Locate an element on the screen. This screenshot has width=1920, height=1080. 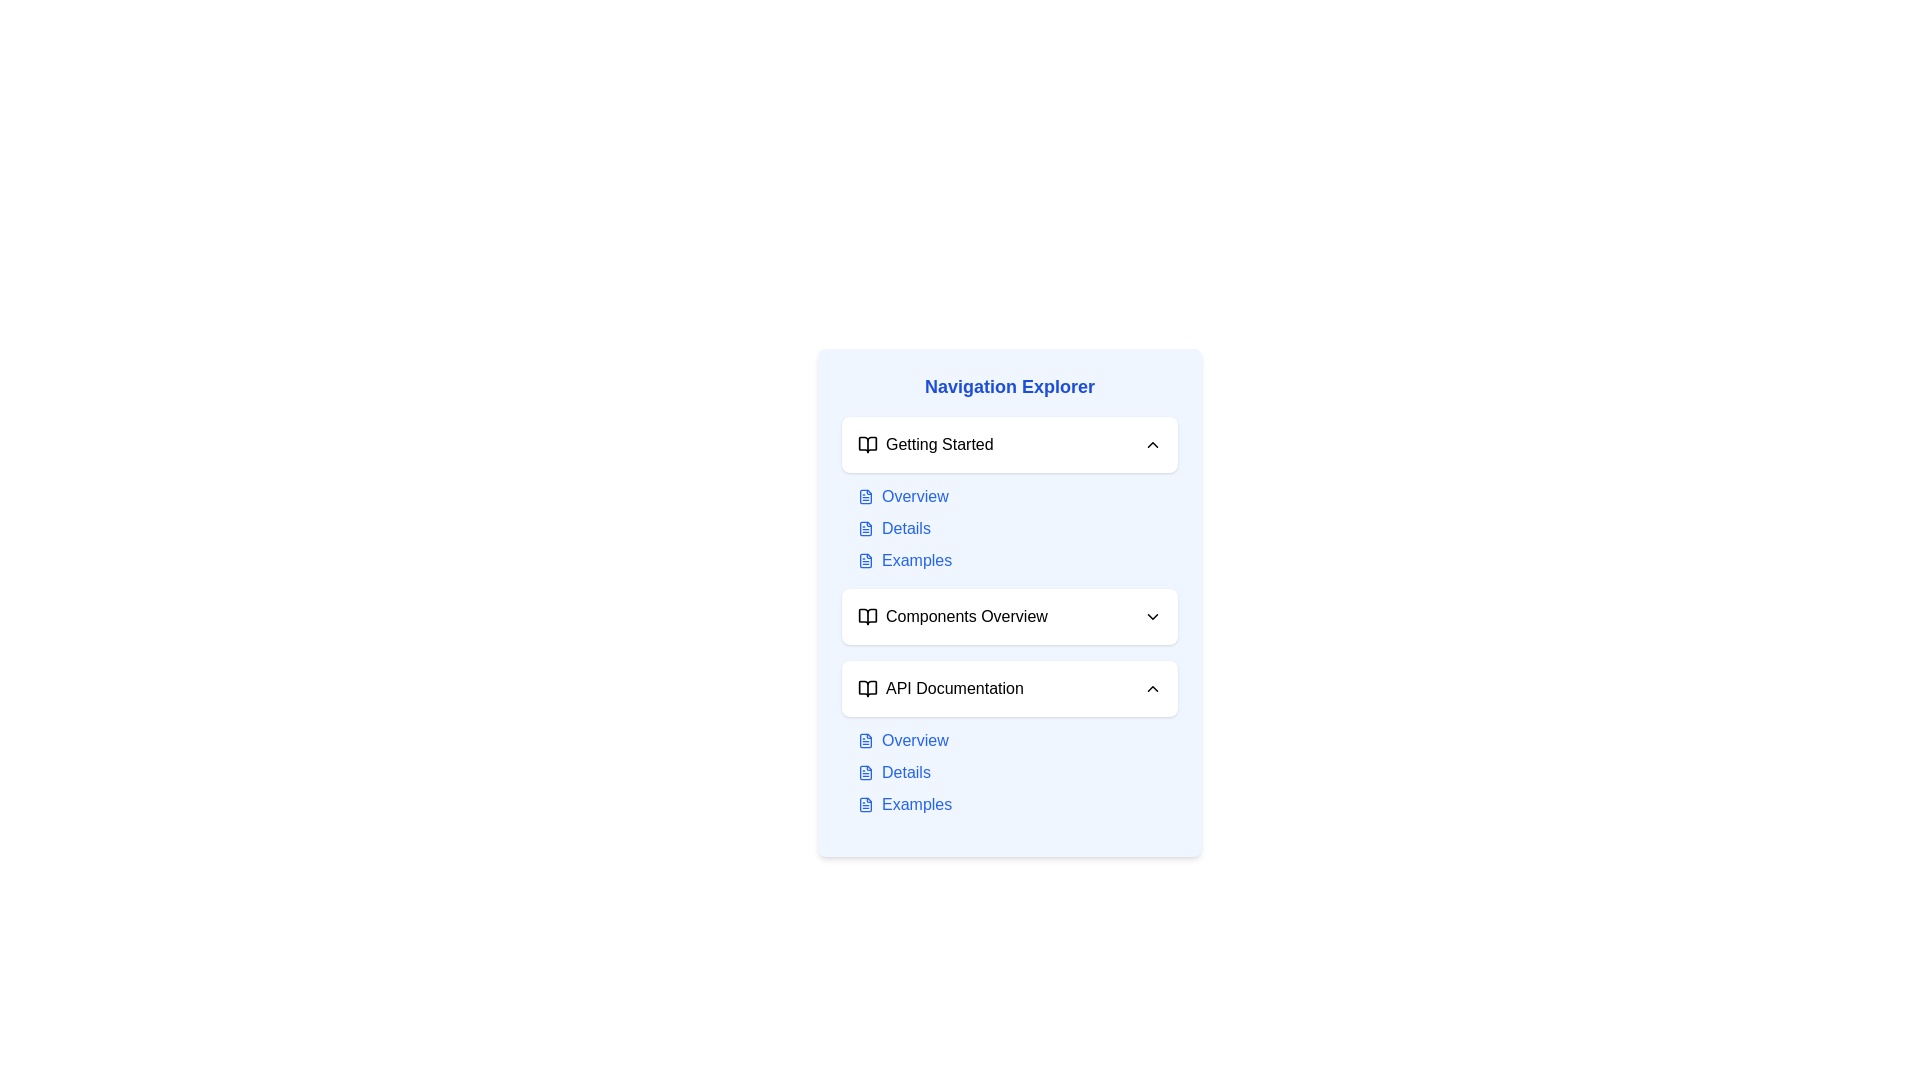
the 'Navigation Explorer' panel is located at coordinates (1009, 601).